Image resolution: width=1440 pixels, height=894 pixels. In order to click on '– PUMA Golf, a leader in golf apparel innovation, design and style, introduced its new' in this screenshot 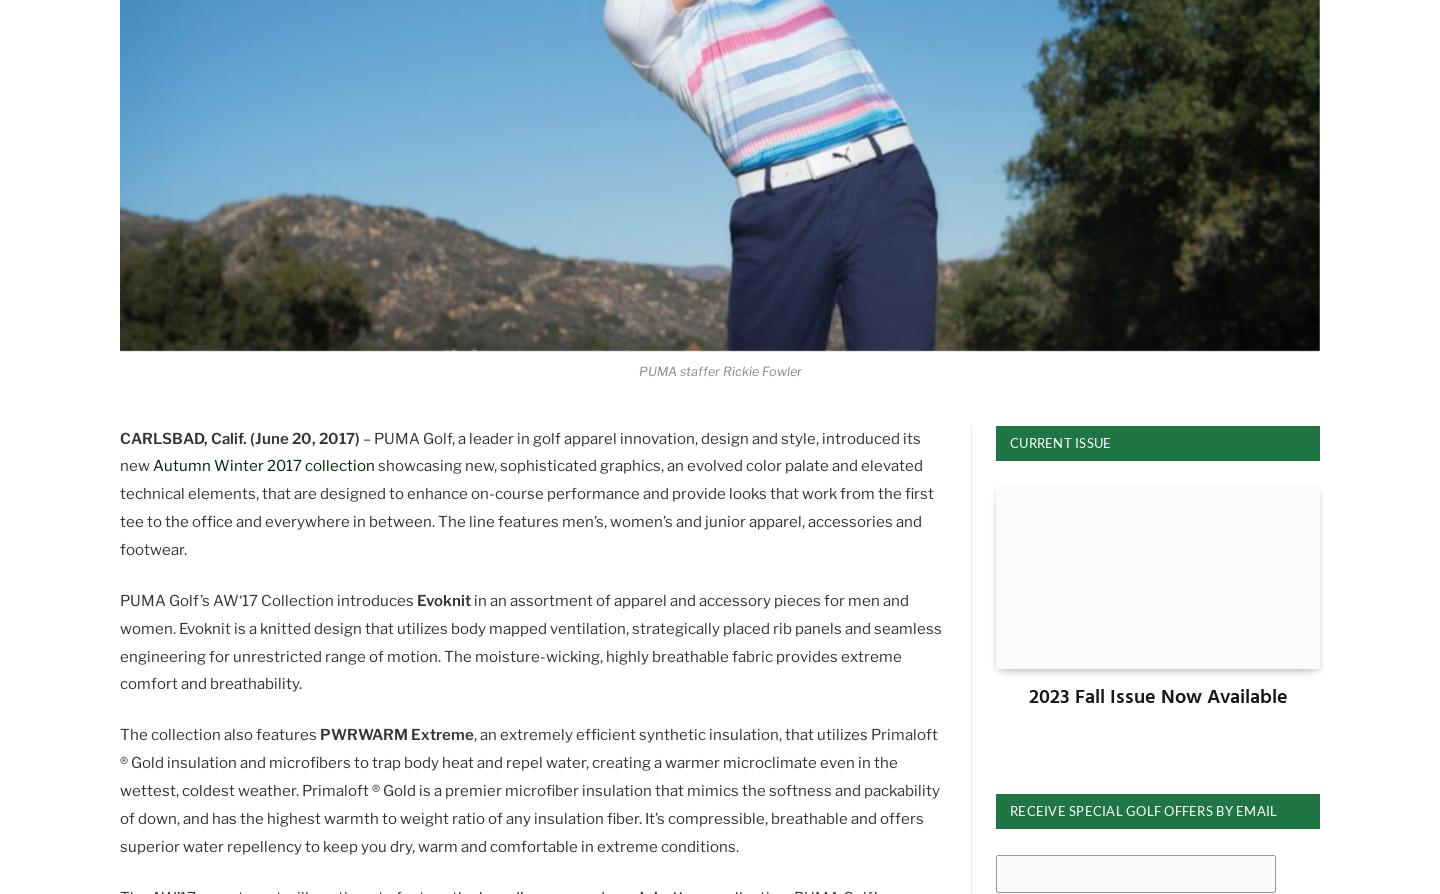, I will do `click(119, 452)`.